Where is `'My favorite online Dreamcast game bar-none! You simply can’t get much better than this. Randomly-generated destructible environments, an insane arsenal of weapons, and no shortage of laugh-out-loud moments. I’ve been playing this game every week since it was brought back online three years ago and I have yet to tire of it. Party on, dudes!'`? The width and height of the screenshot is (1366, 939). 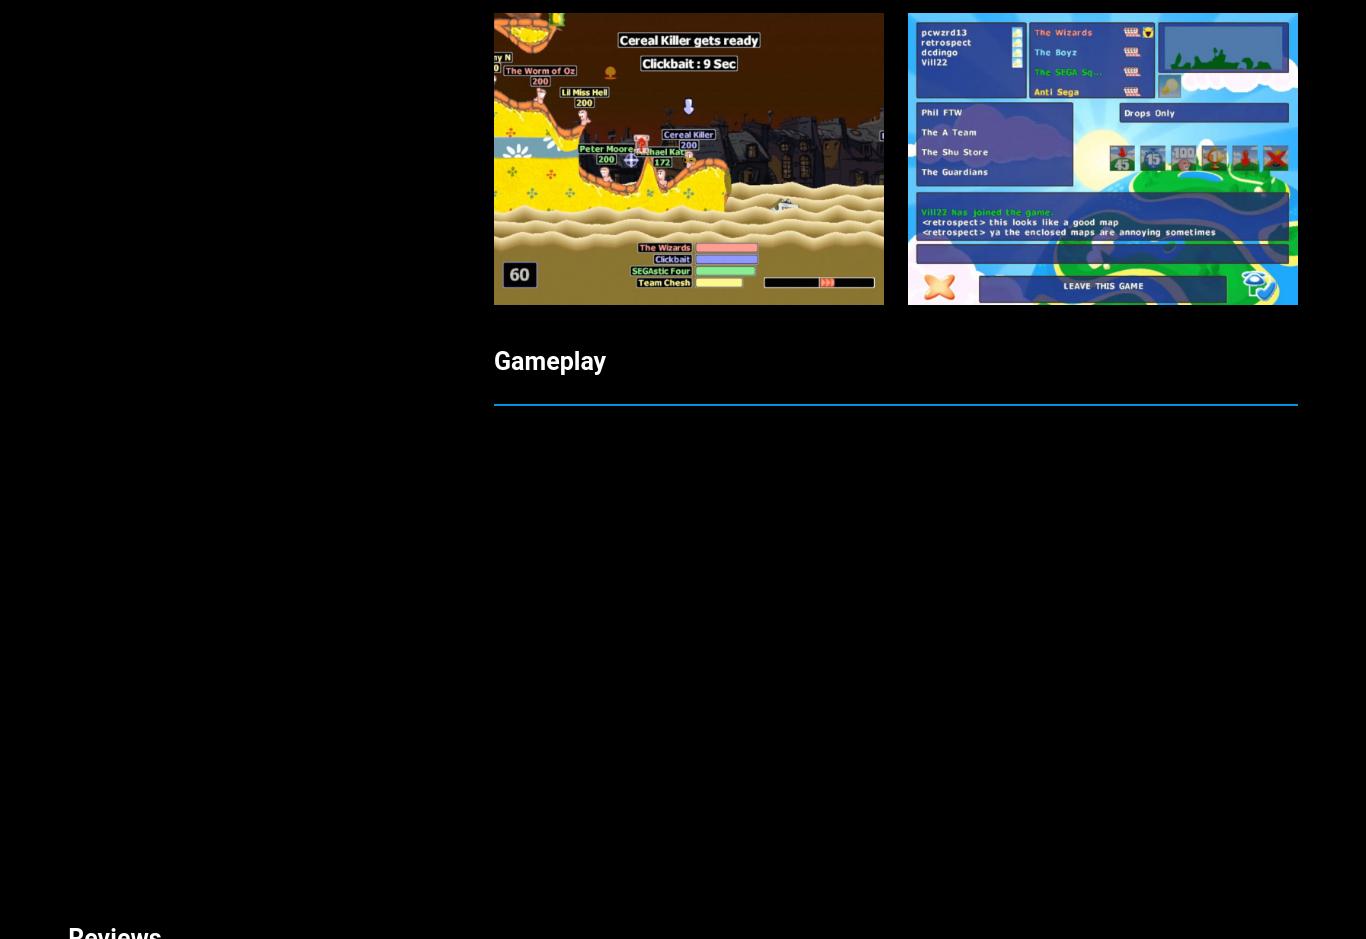
'My favorite online Dreamcast game bar-none! You simply can’t get much better than this. Randomly-generated destructible environments, an insane arsenal of weapons, and no shortage of laugh-out-loud moments. I’ve been playing this game every week since it was brought back online three years ago and I have yet to tire of it. Party on, dudes!' is located at coordinates (677, 783).